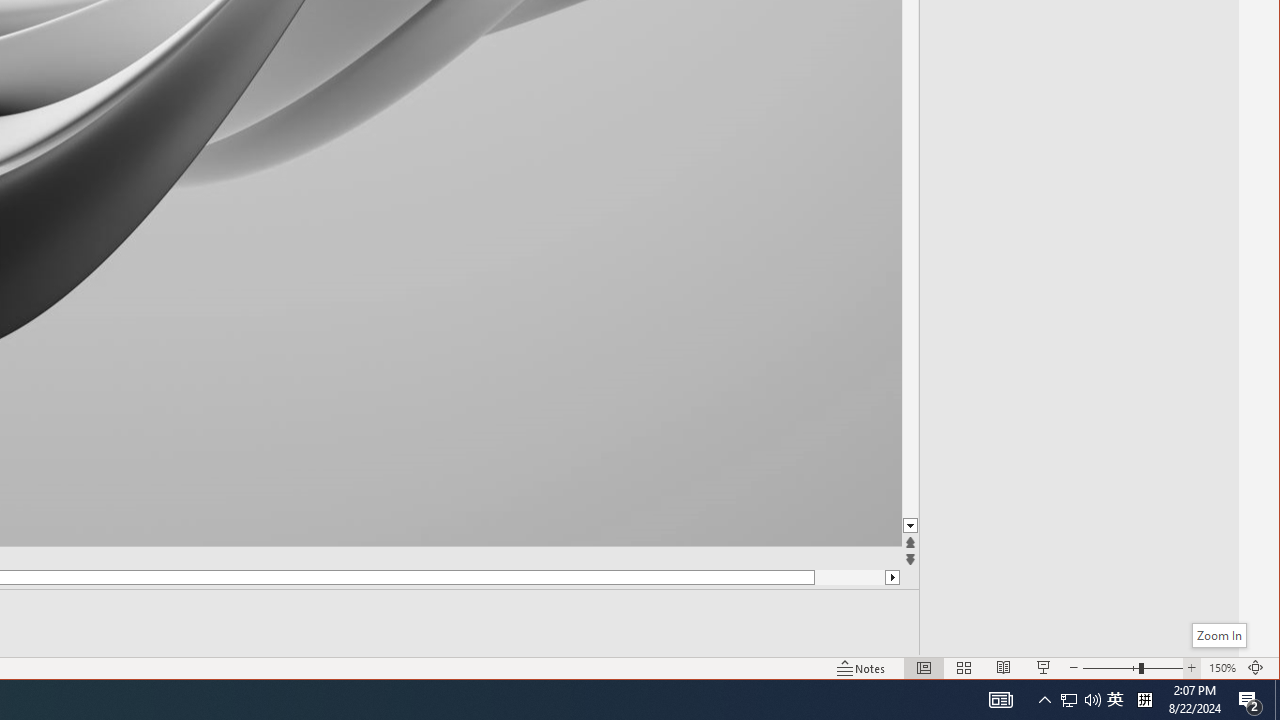 The width and height of the screenshot is (1280, 720). What do you see at coordinates (1221, 668) in the screenshot?
I see `'Zoom 150%'` at bounding box center [1221, 668].